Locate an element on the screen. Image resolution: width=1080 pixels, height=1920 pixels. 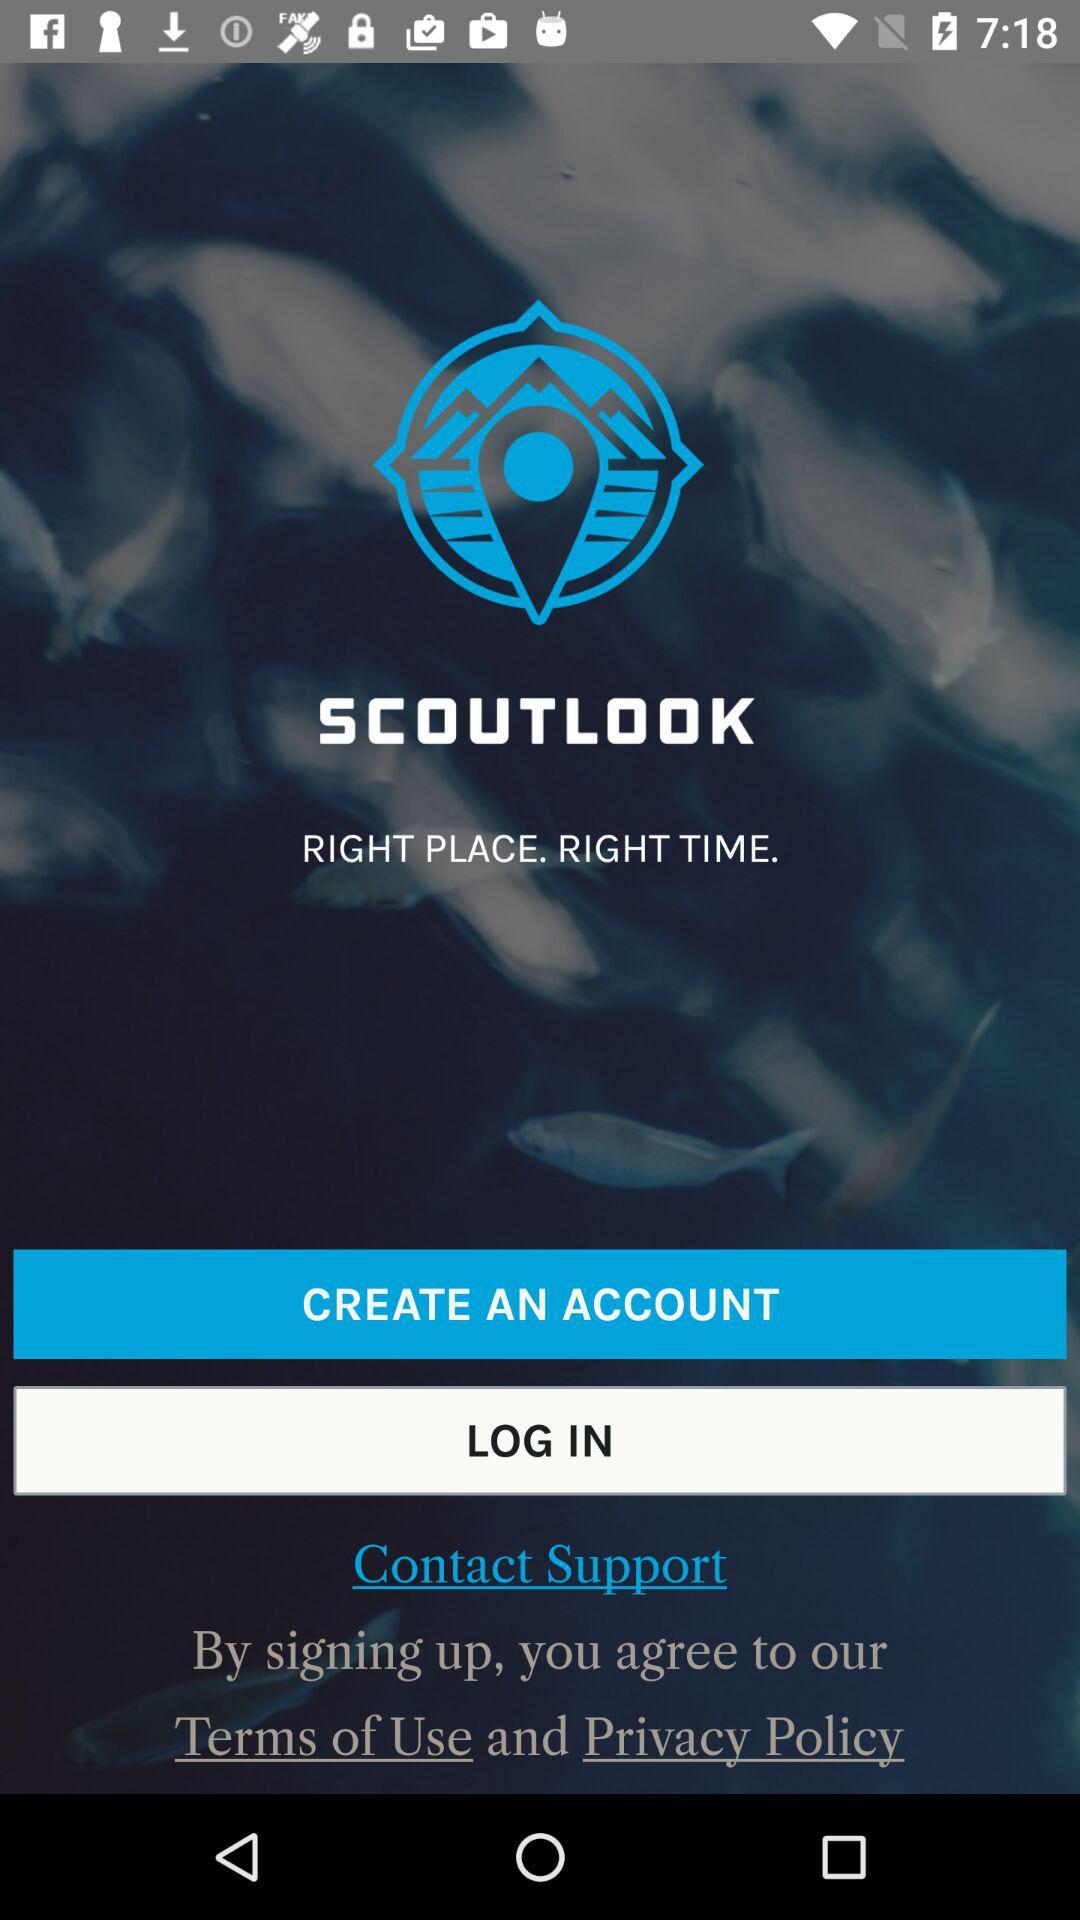
the terms of use icon is located at coordinates (323, 1736).